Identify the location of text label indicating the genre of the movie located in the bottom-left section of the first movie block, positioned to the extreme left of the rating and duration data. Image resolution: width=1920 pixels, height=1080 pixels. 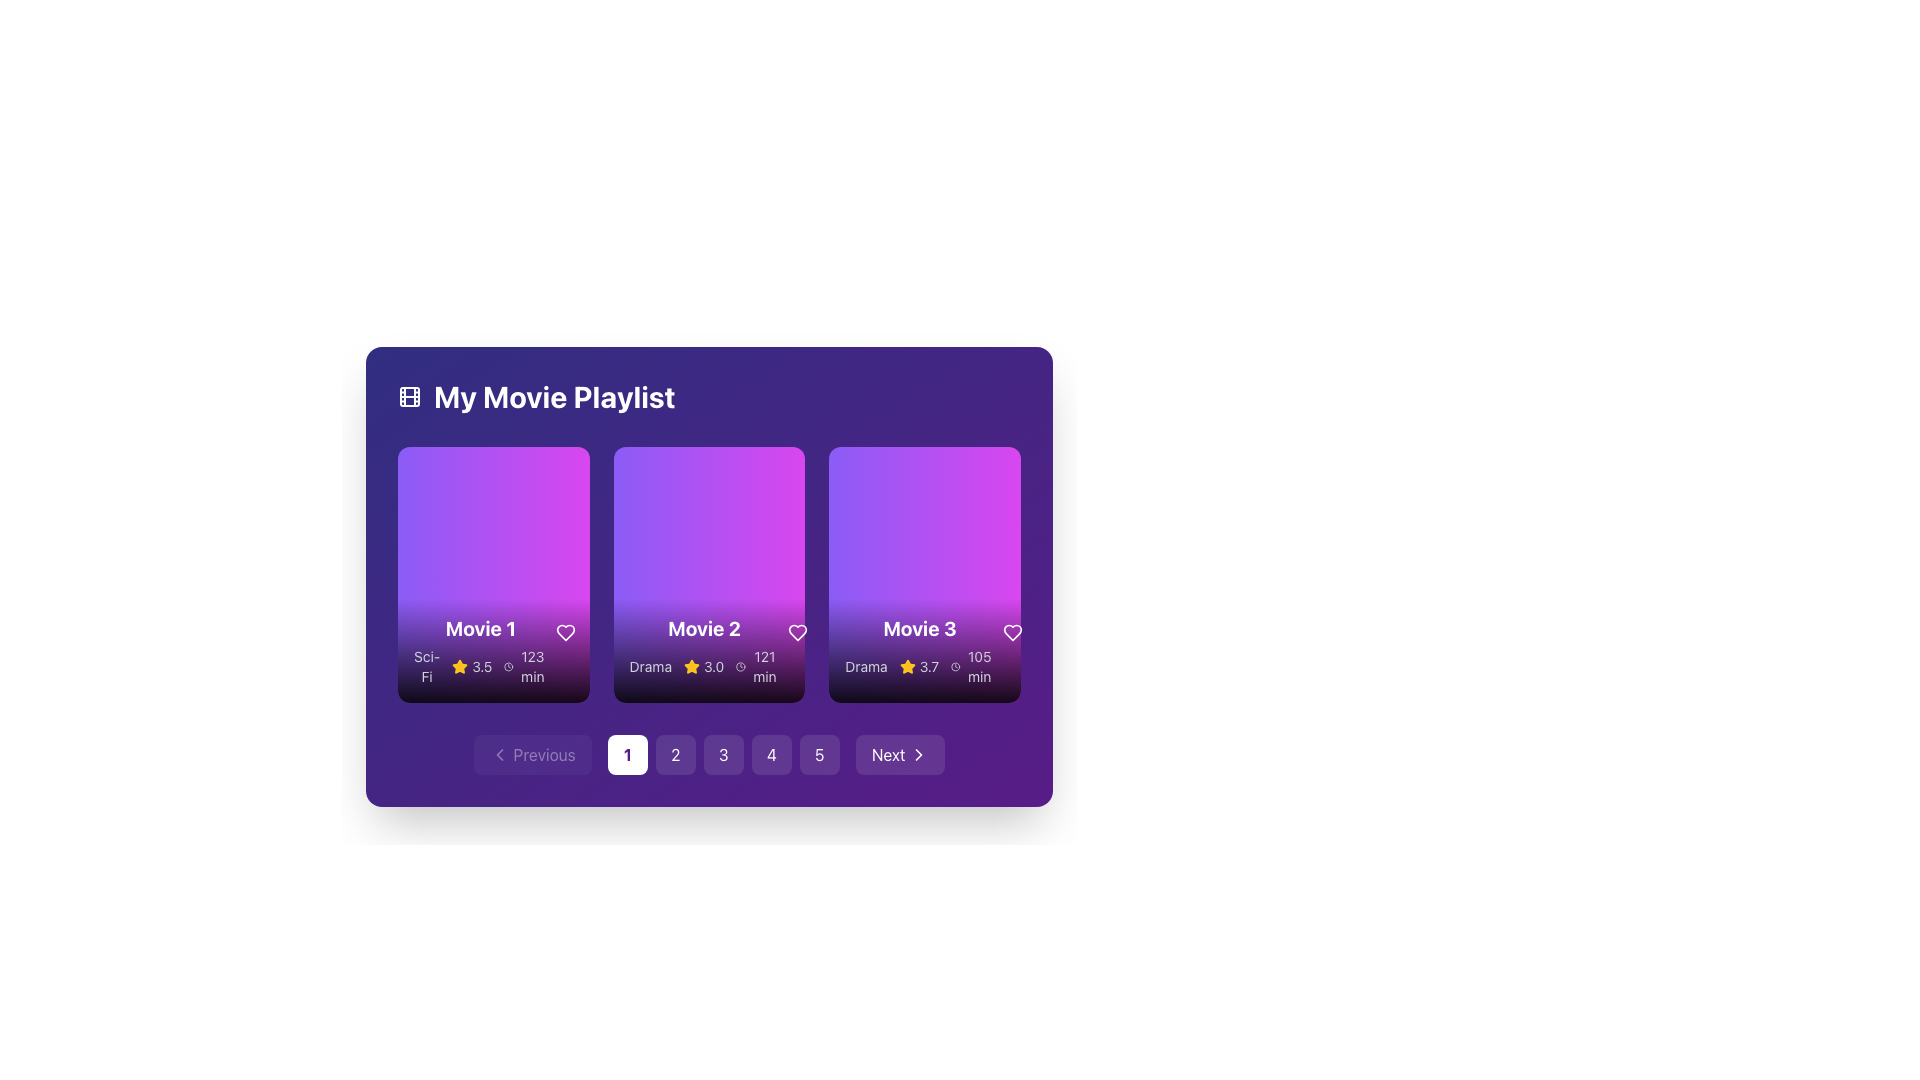
(426, 667).